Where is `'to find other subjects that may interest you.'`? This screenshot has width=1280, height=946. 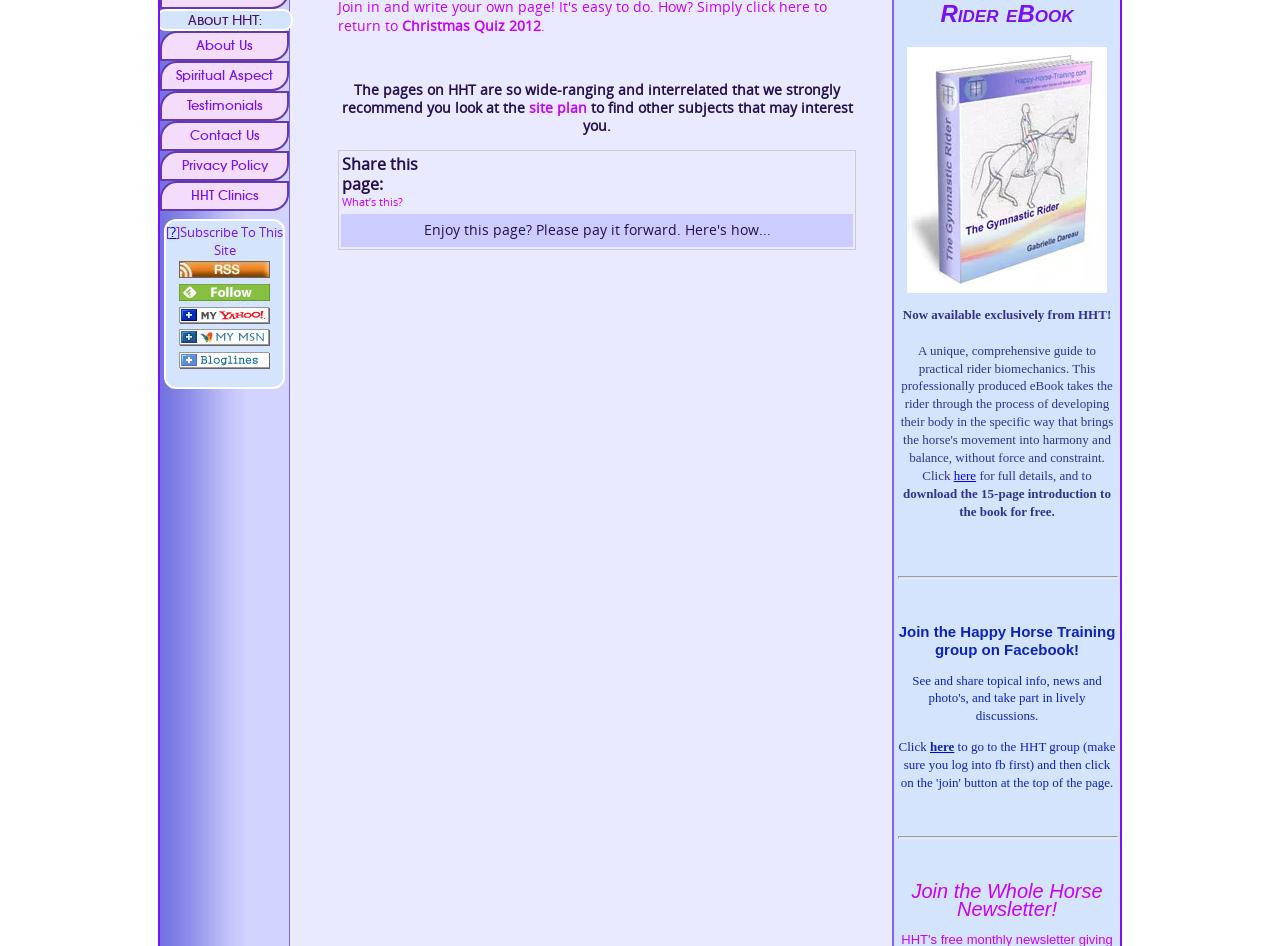 'to find other subjects that may interest you.' is located at coordinates (717, 115).